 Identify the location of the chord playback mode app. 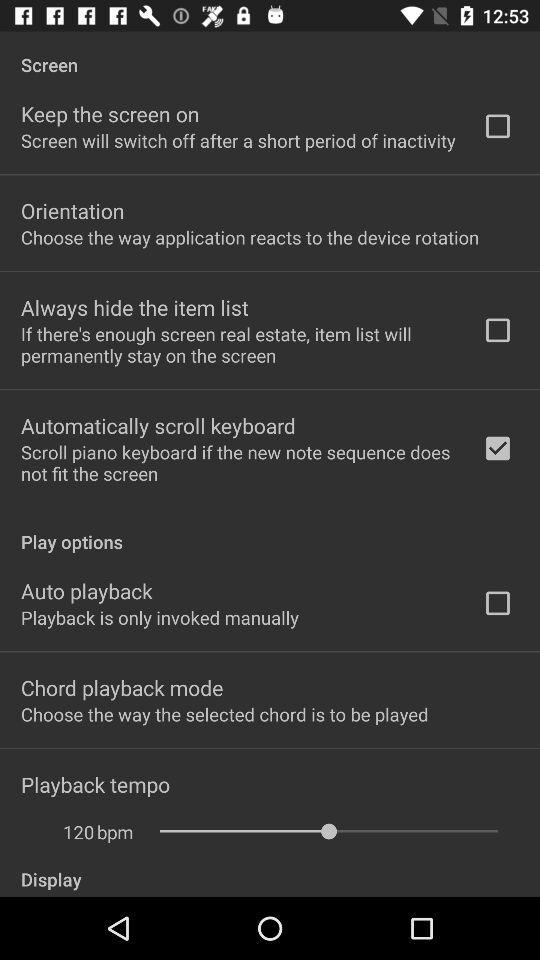
(122, 687).